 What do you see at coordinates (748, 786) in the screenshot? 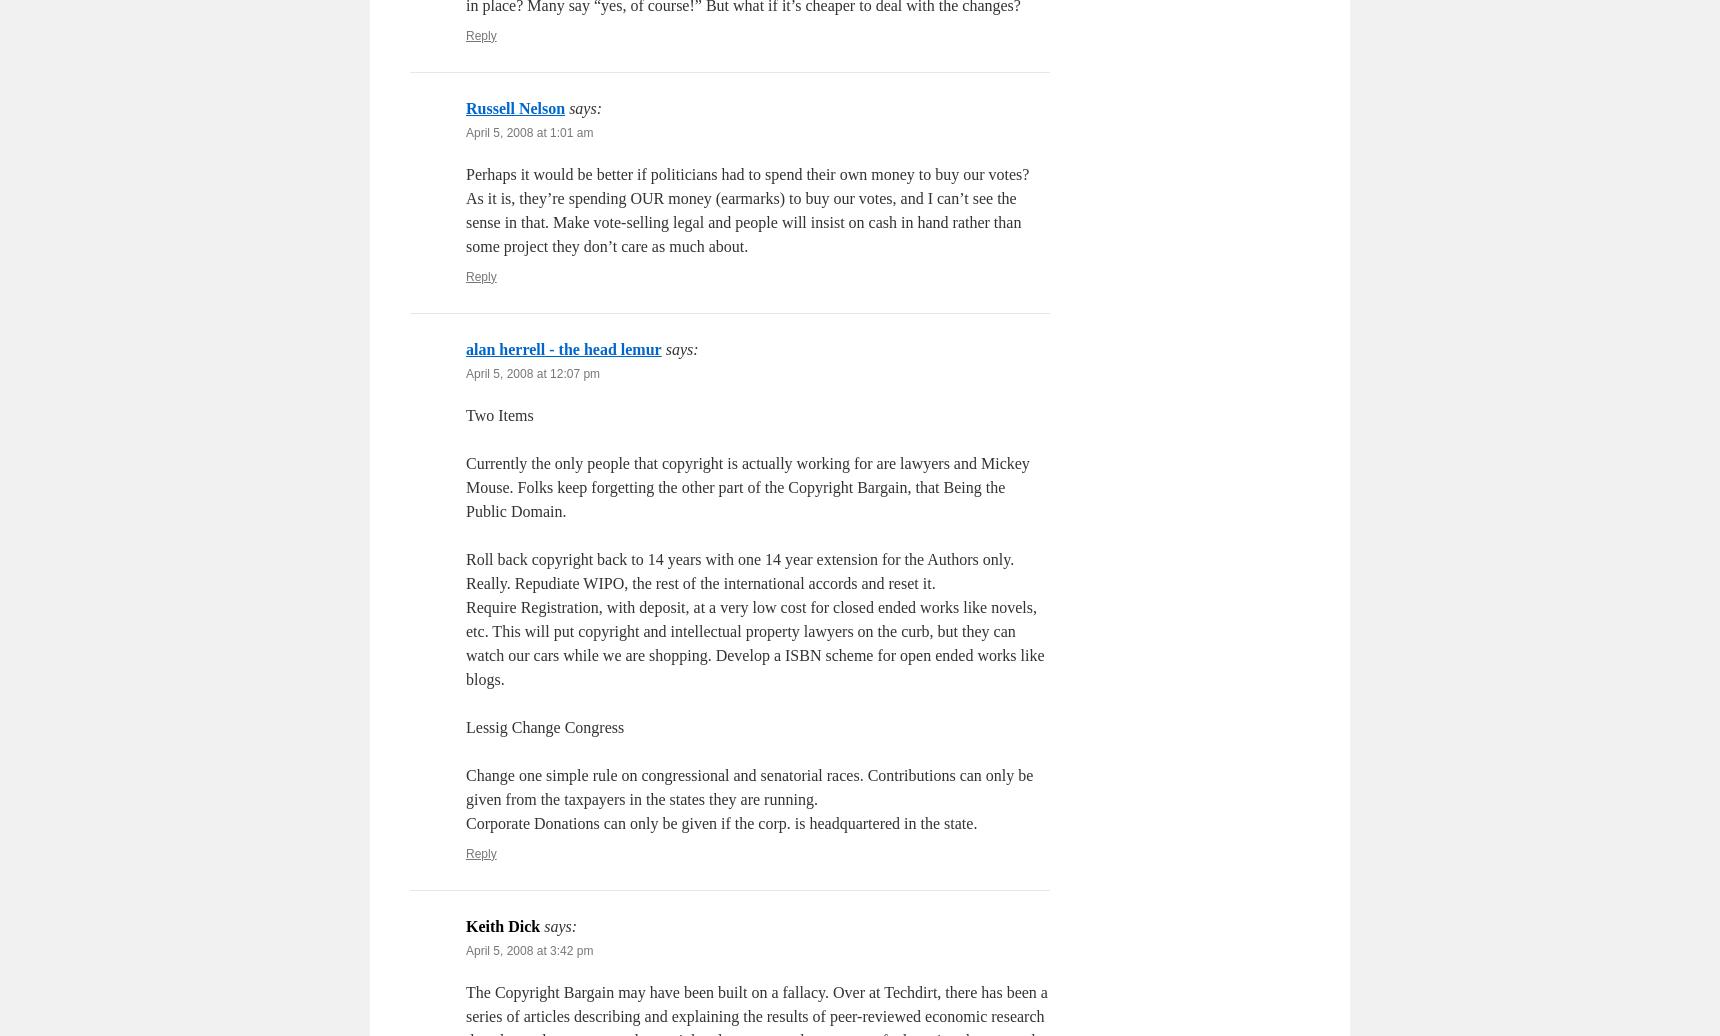
I see `'Change one simple rule on congressional and senatorial races. Contributions can only be given from the taxpayers in the states they are running.'` at bounding box center [748, 786].